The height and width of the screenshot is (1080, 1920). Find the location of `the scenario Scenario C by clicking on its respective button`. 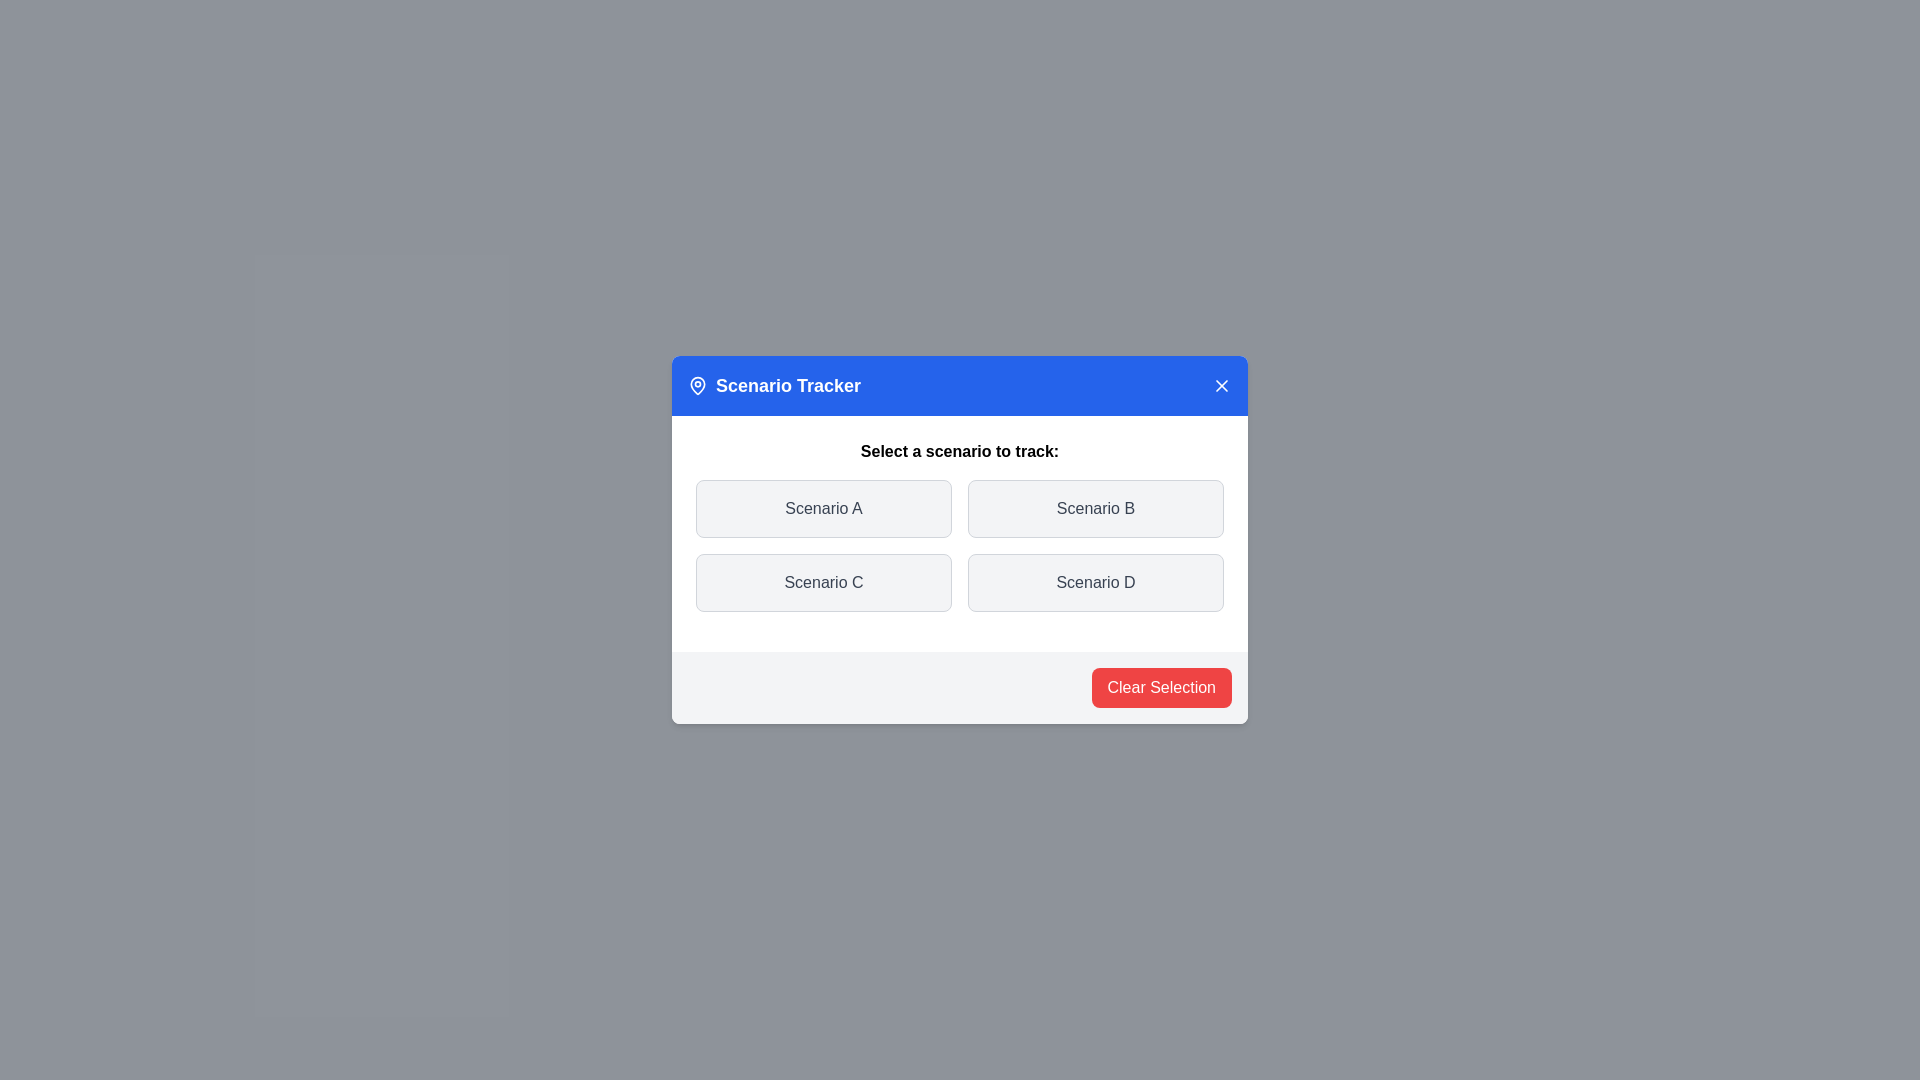

the scenario Scenario C by clicking on its respective button is located at coordinates (824, 582).